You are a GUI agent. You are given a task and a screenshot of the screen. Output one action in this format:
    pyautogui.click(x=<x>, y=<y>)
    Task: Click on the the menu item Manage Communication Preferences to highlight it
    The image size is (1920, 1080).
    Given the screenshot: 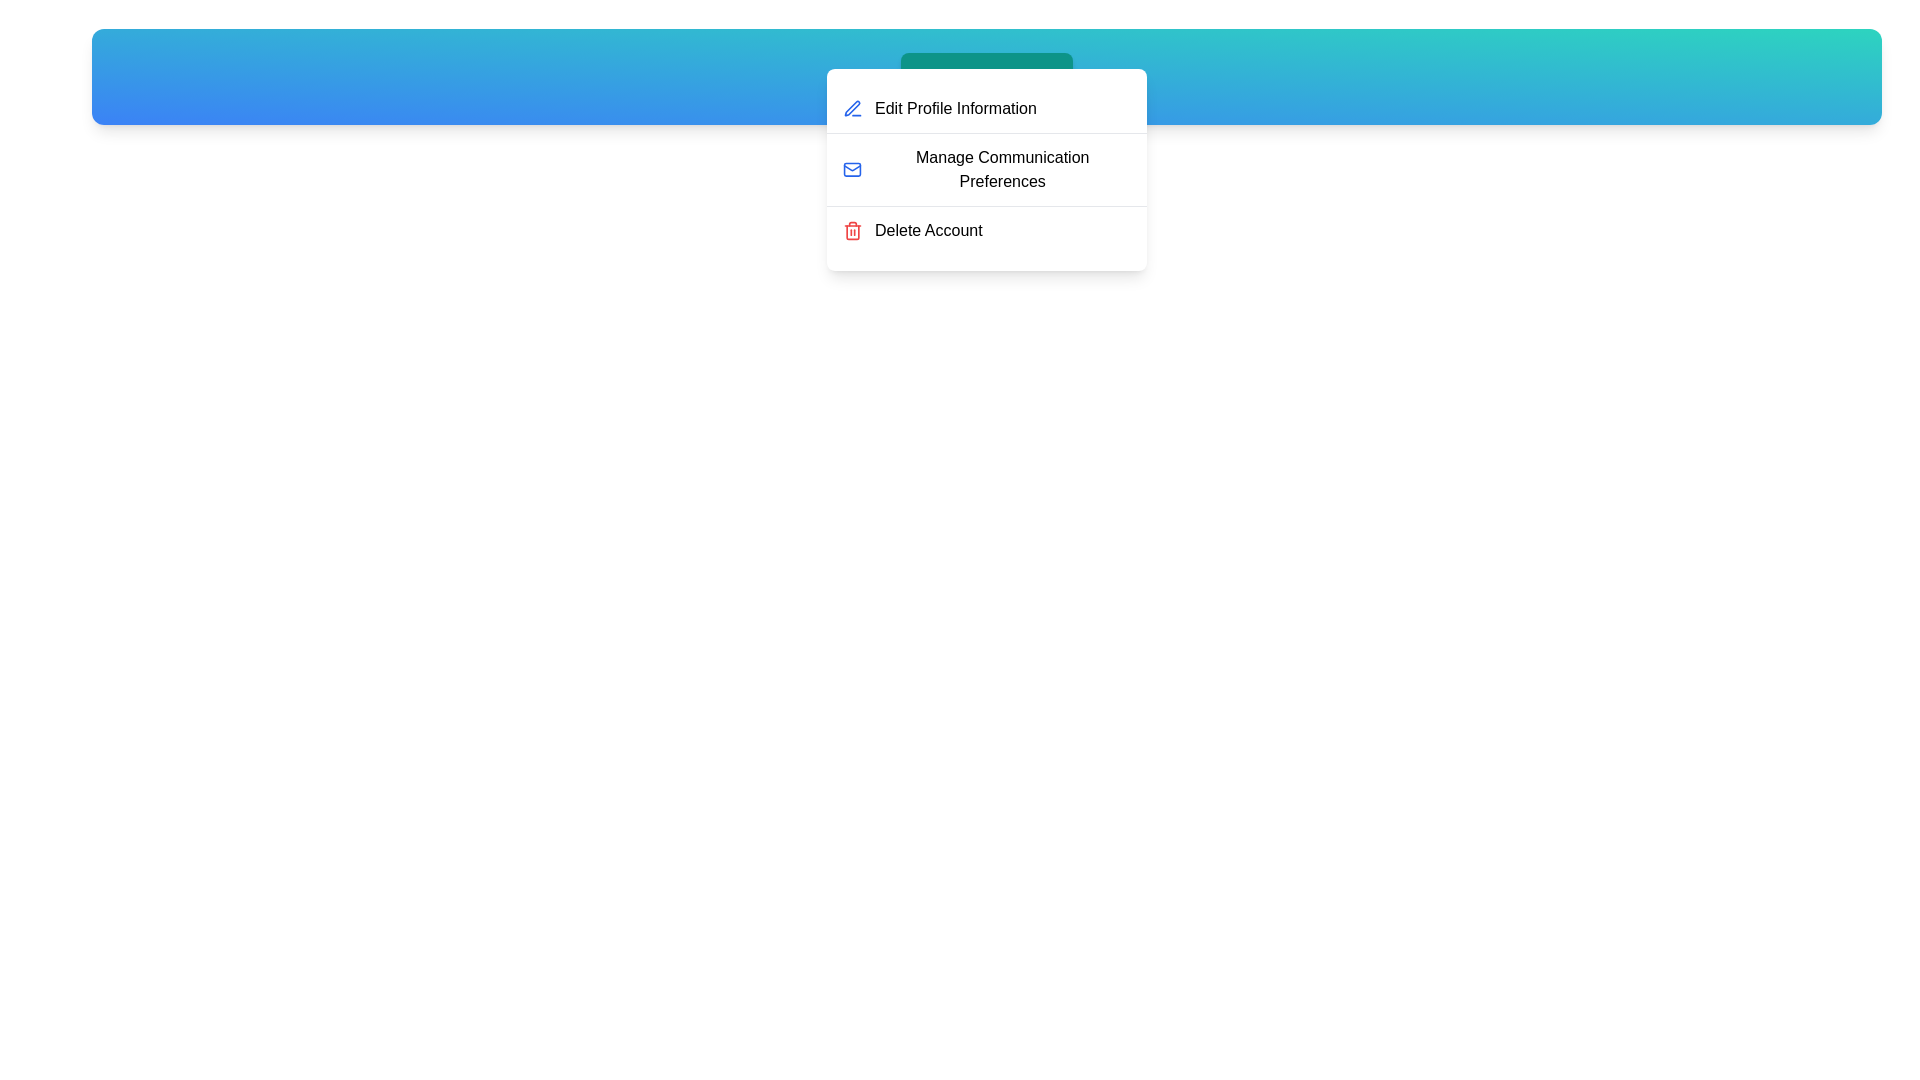 What is the action you would take?
    pyautogui.click(x=987, y=168)
    